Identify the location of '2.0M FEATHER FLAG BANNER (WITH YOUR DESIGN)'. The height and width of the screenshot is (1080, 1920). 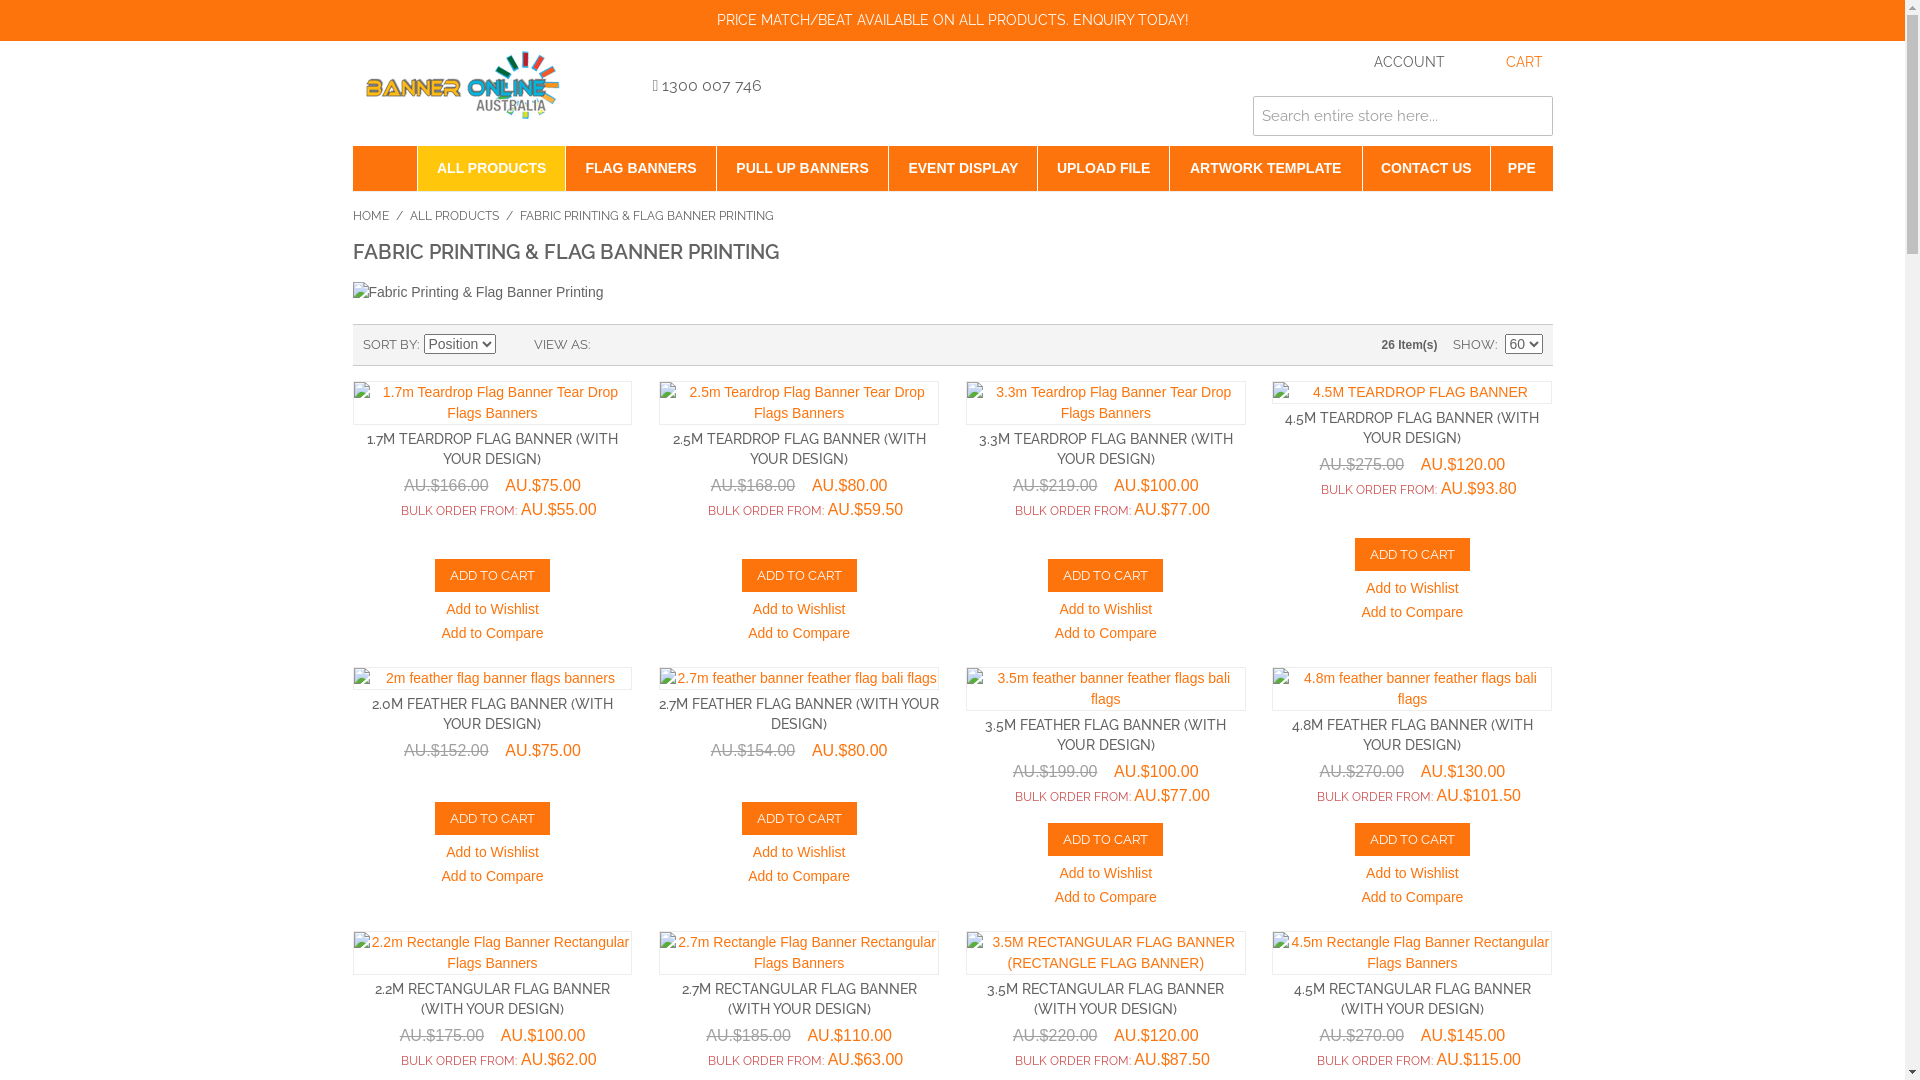
(492, 712).